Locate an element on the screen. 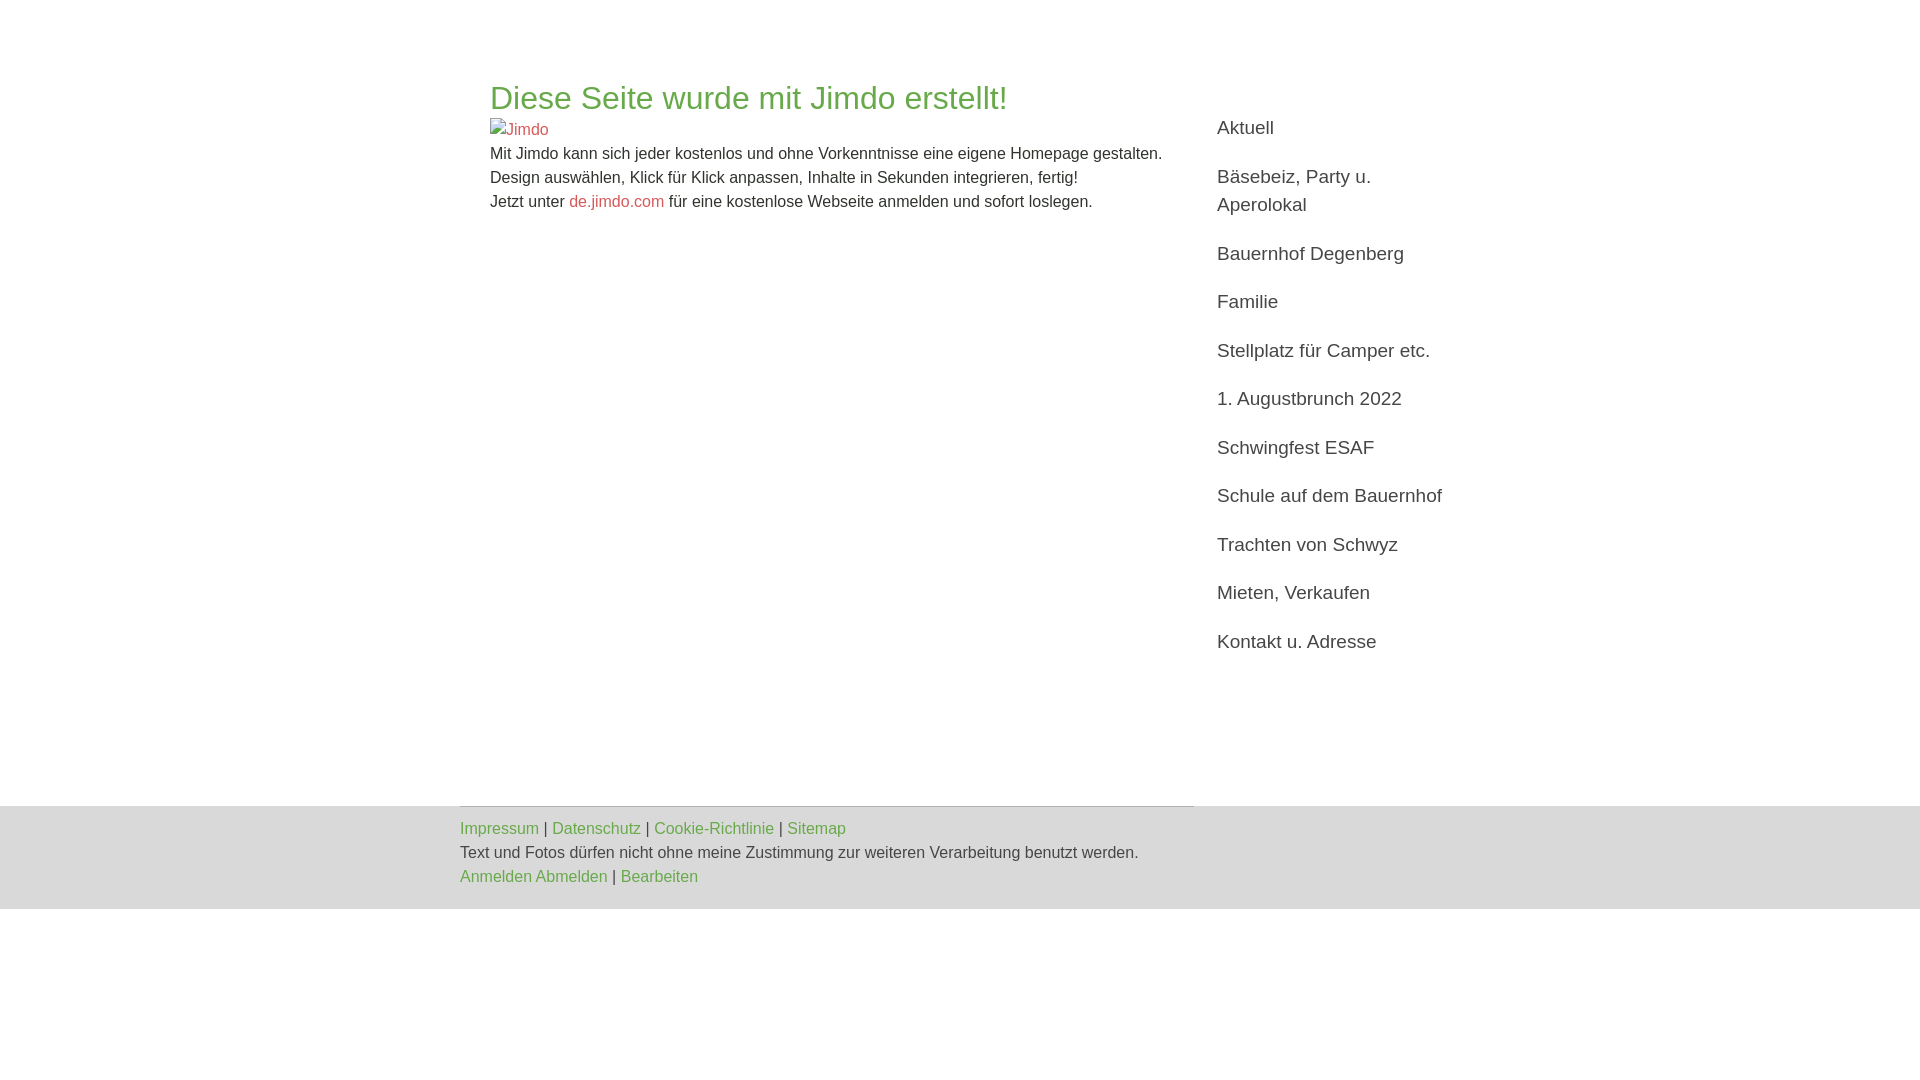  'Datenschutz' is located at coordinates (552, 828).